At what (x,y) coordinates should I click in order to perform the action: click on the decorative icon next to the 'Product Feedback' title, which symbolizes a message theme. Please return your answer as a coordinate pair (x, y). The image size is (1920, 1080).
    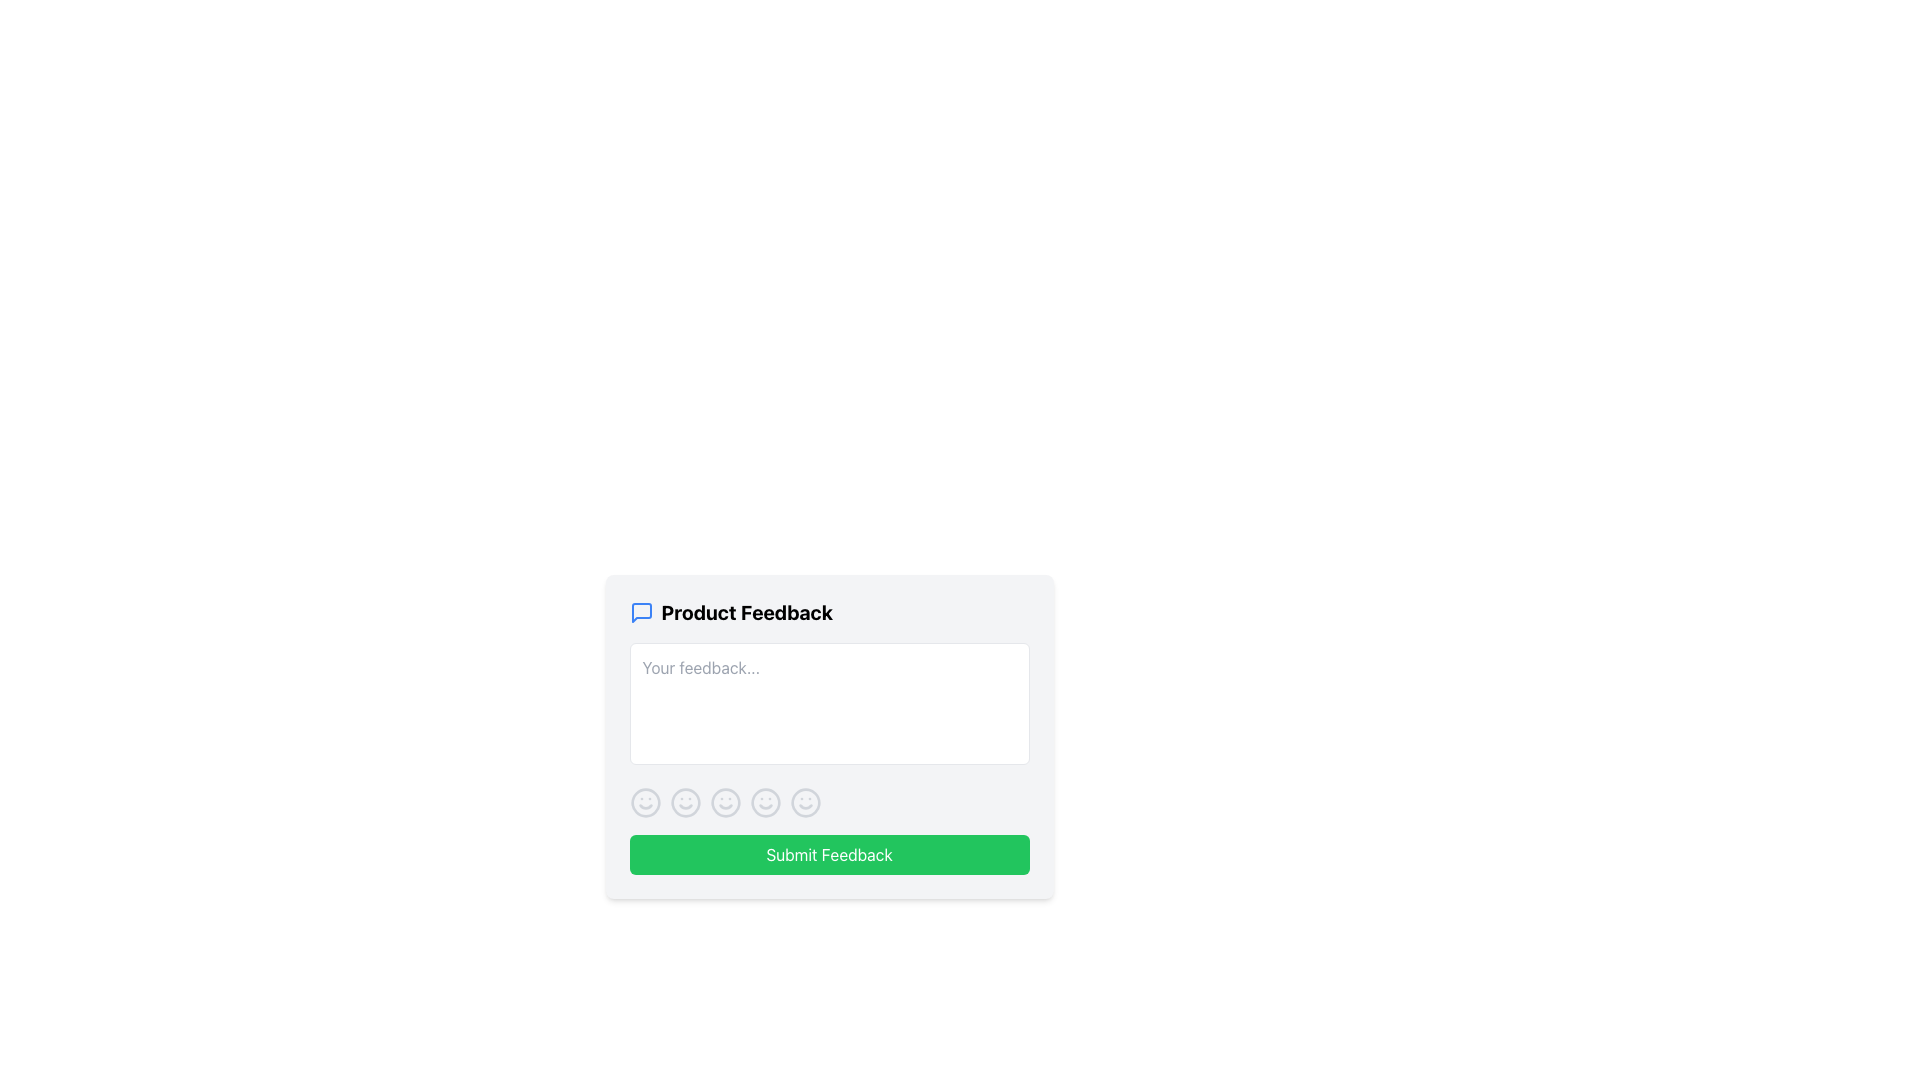
    Looking at the image, I should click on (641, 612).